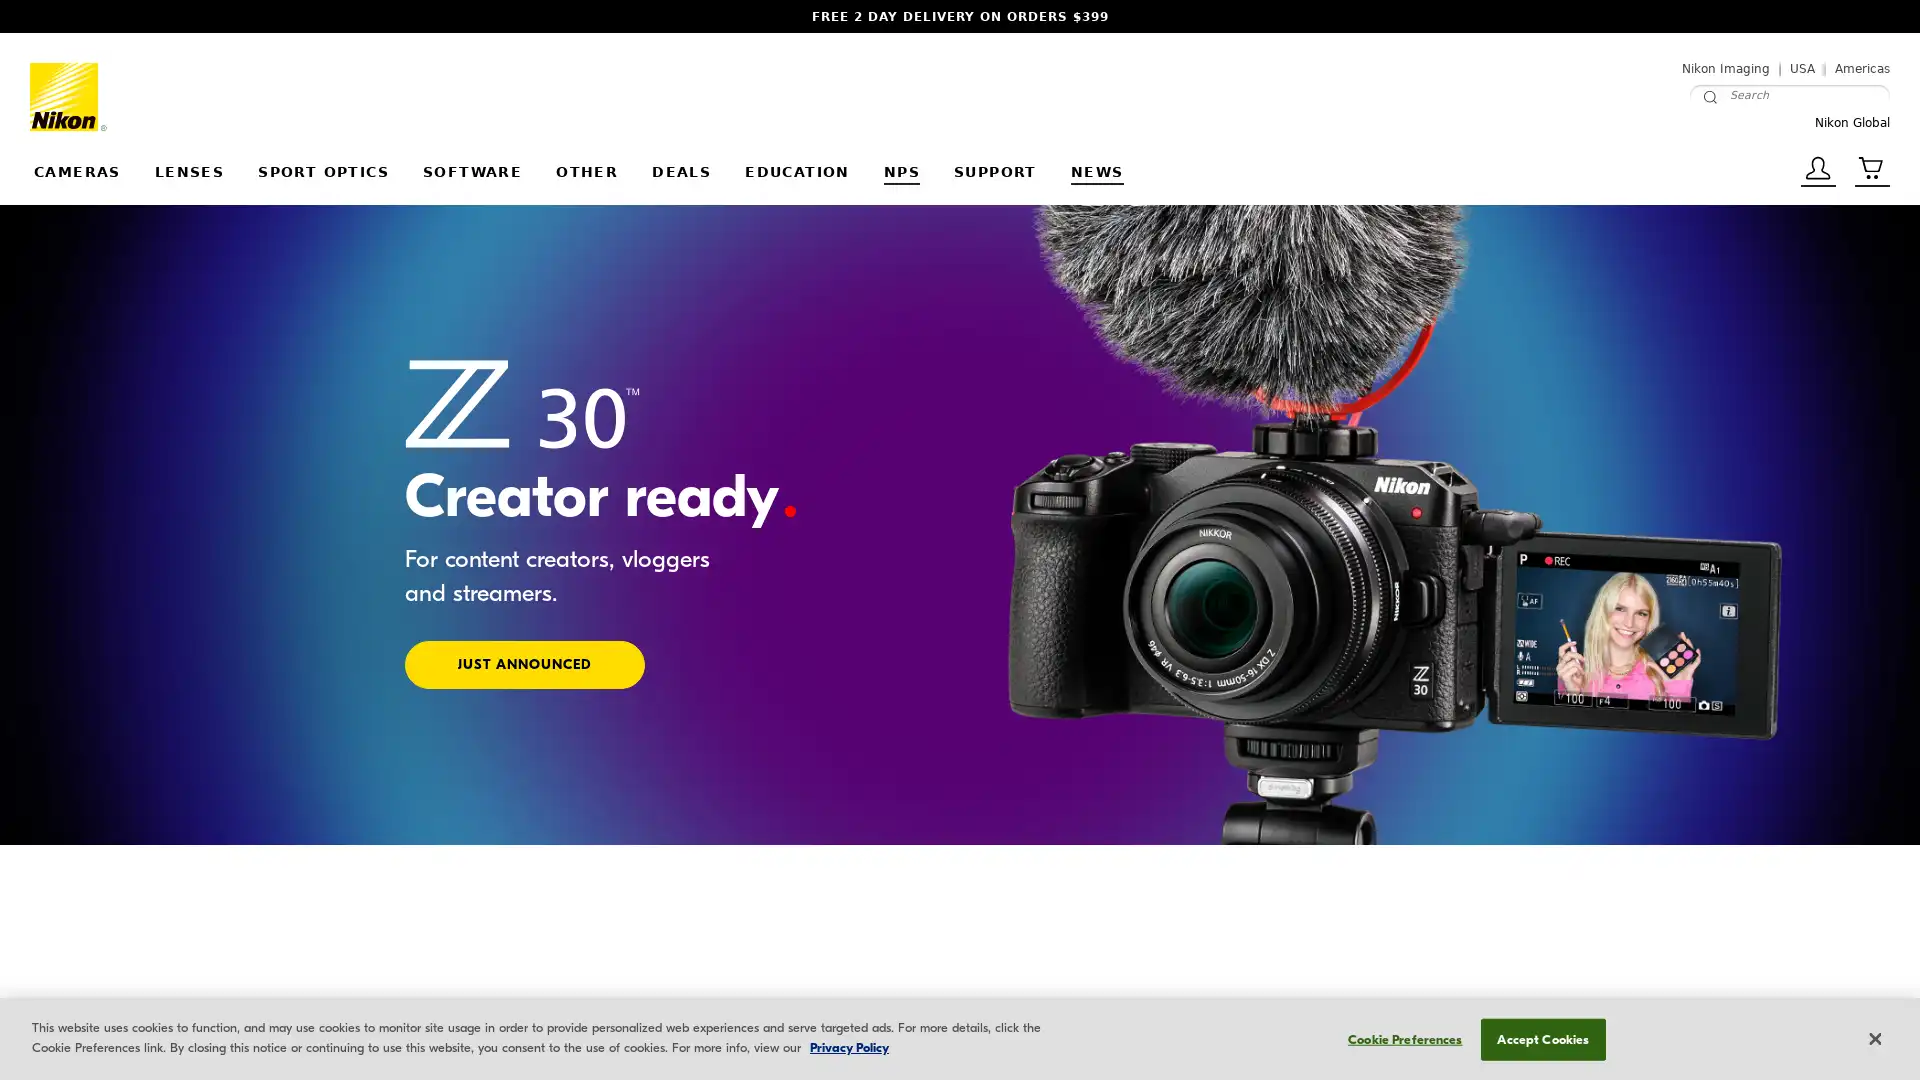 Image resolution: width=1920 pixels, height=1080 pixels. Describe the element at coordinates (1873, 1037) in the screenshot. I see `Close` at that location.